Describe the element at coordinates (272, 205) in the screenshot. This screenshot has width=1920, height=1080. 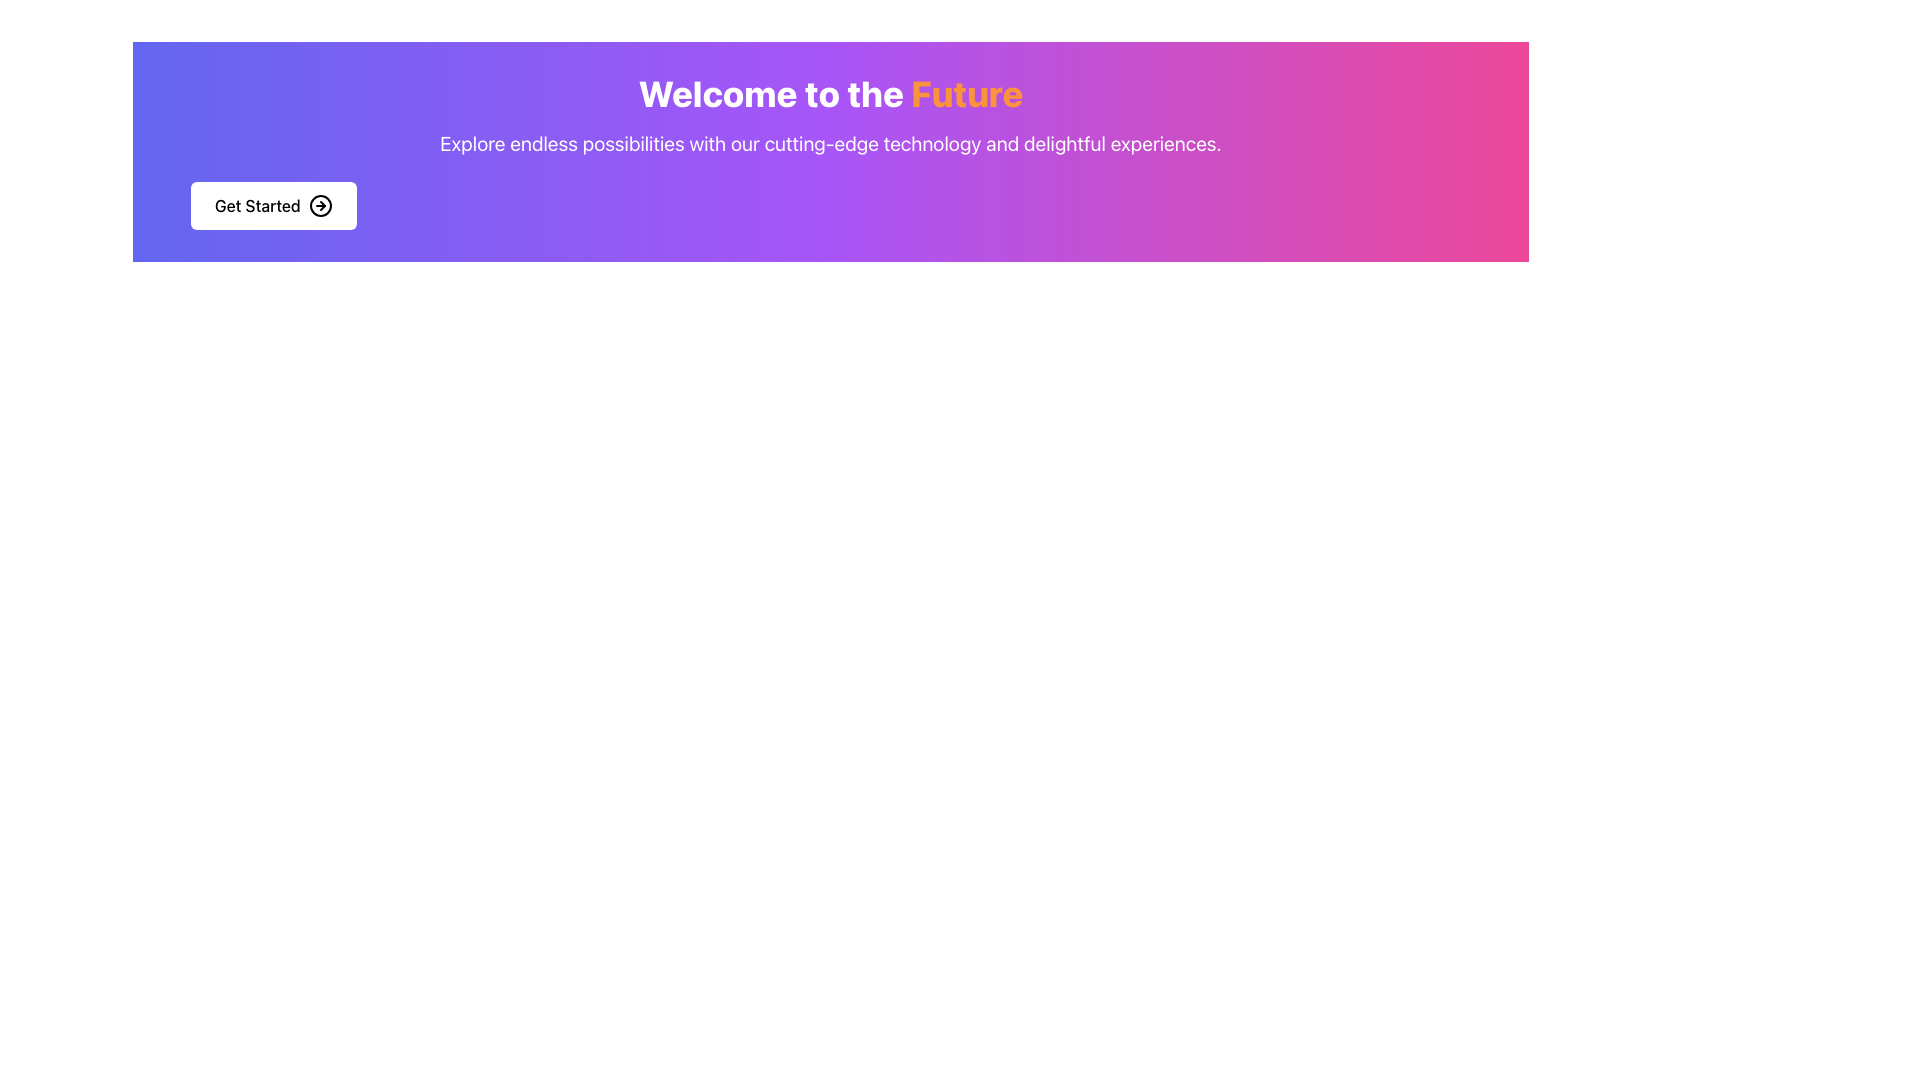
I see `the 'Get Started' button, which has a white background, black text, rounded corners, and an arrow icon, to trigger hover effects` at that location.